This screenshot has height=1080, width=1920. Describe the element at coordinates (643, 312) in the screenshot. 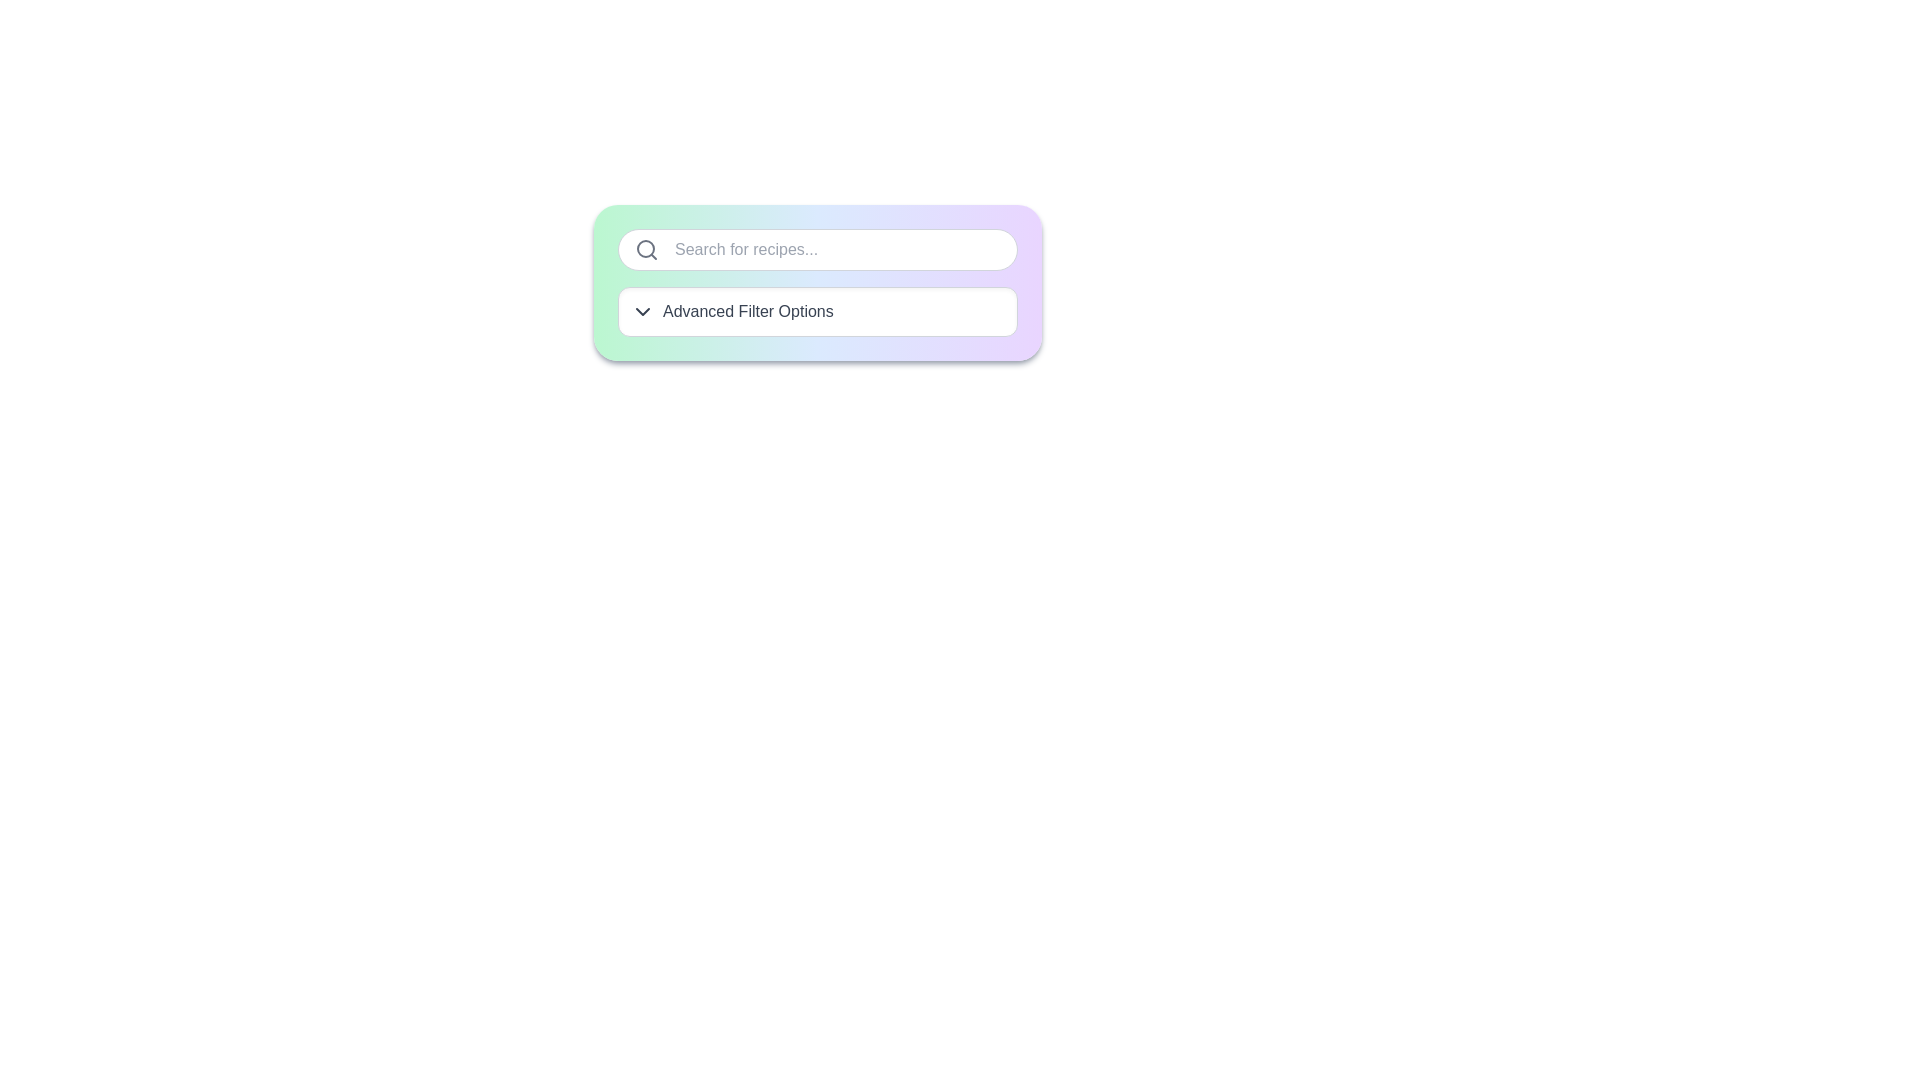

I see `the downward-facing chevron icon located to the left of the 'Advanced Filter Options' label` at that location.